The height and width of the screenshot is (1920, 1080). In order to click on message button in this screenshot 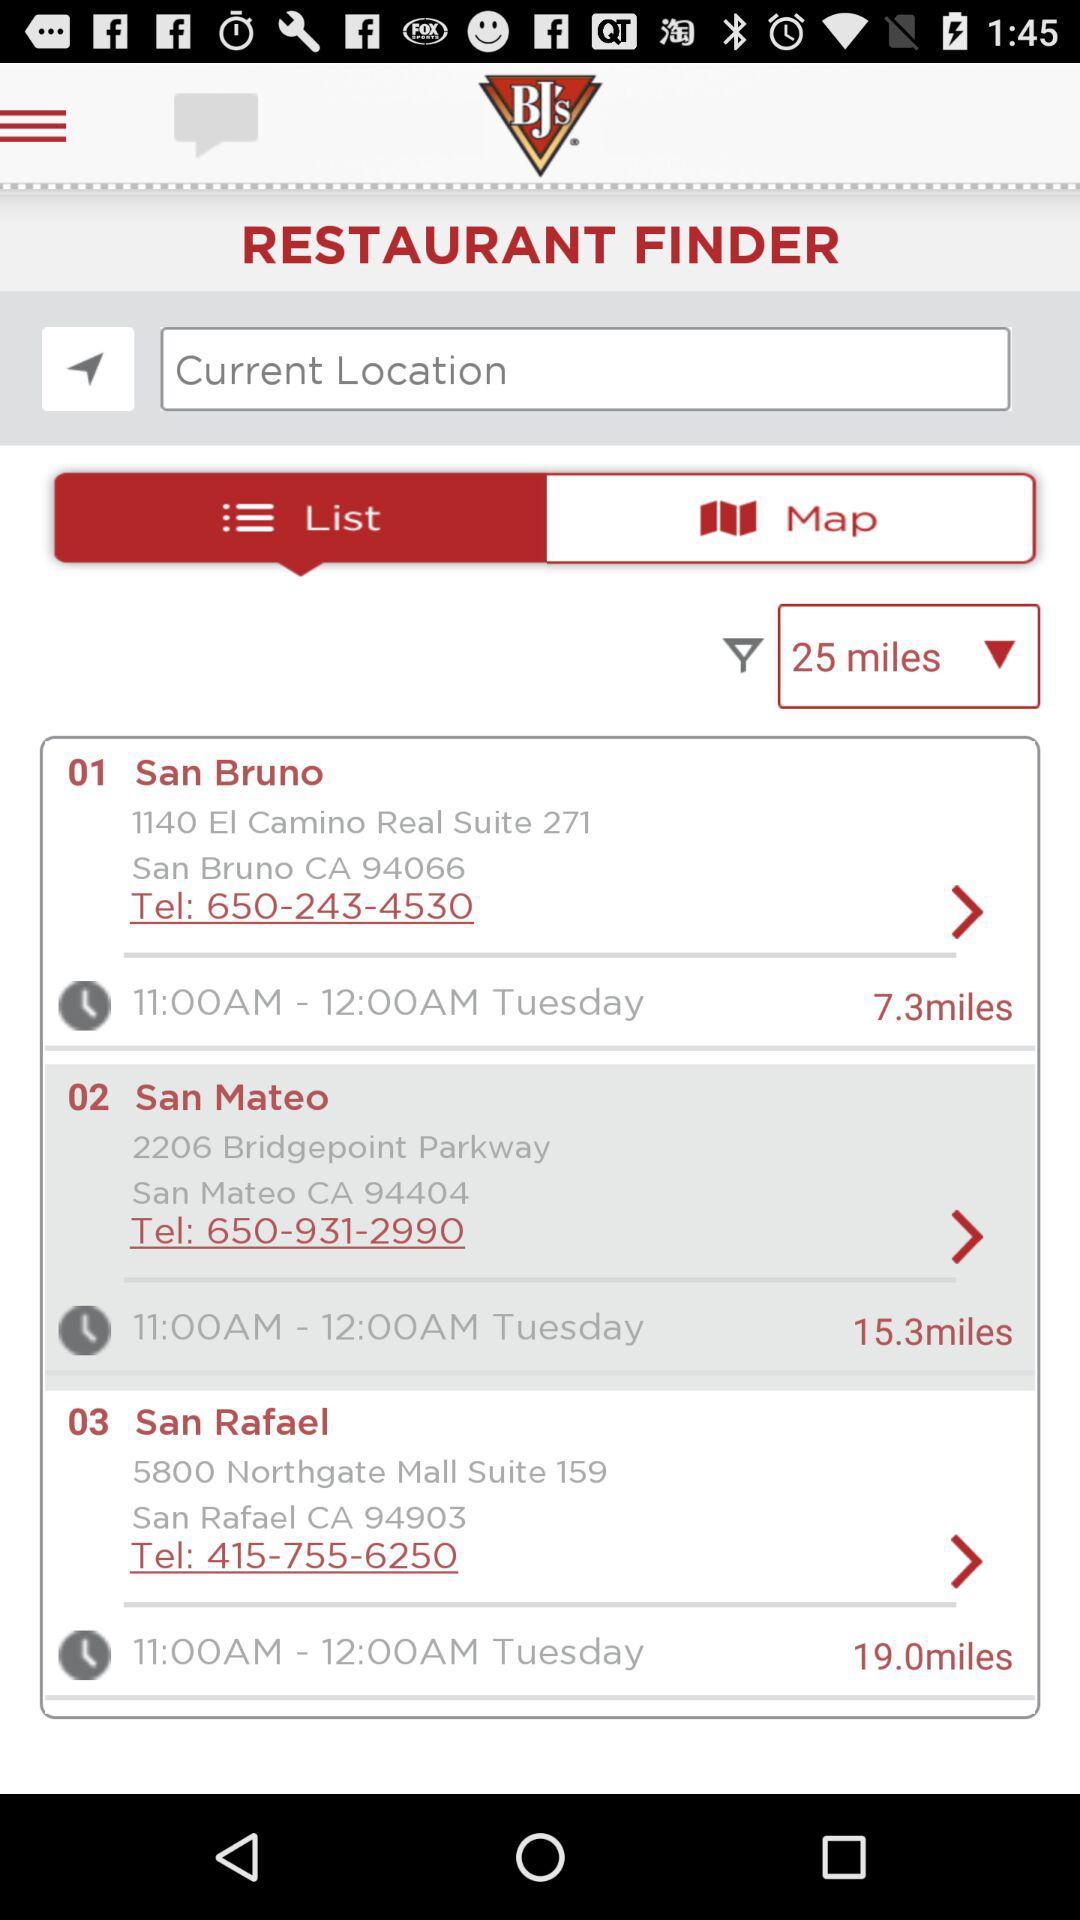, I will do `click(218, 124)`.